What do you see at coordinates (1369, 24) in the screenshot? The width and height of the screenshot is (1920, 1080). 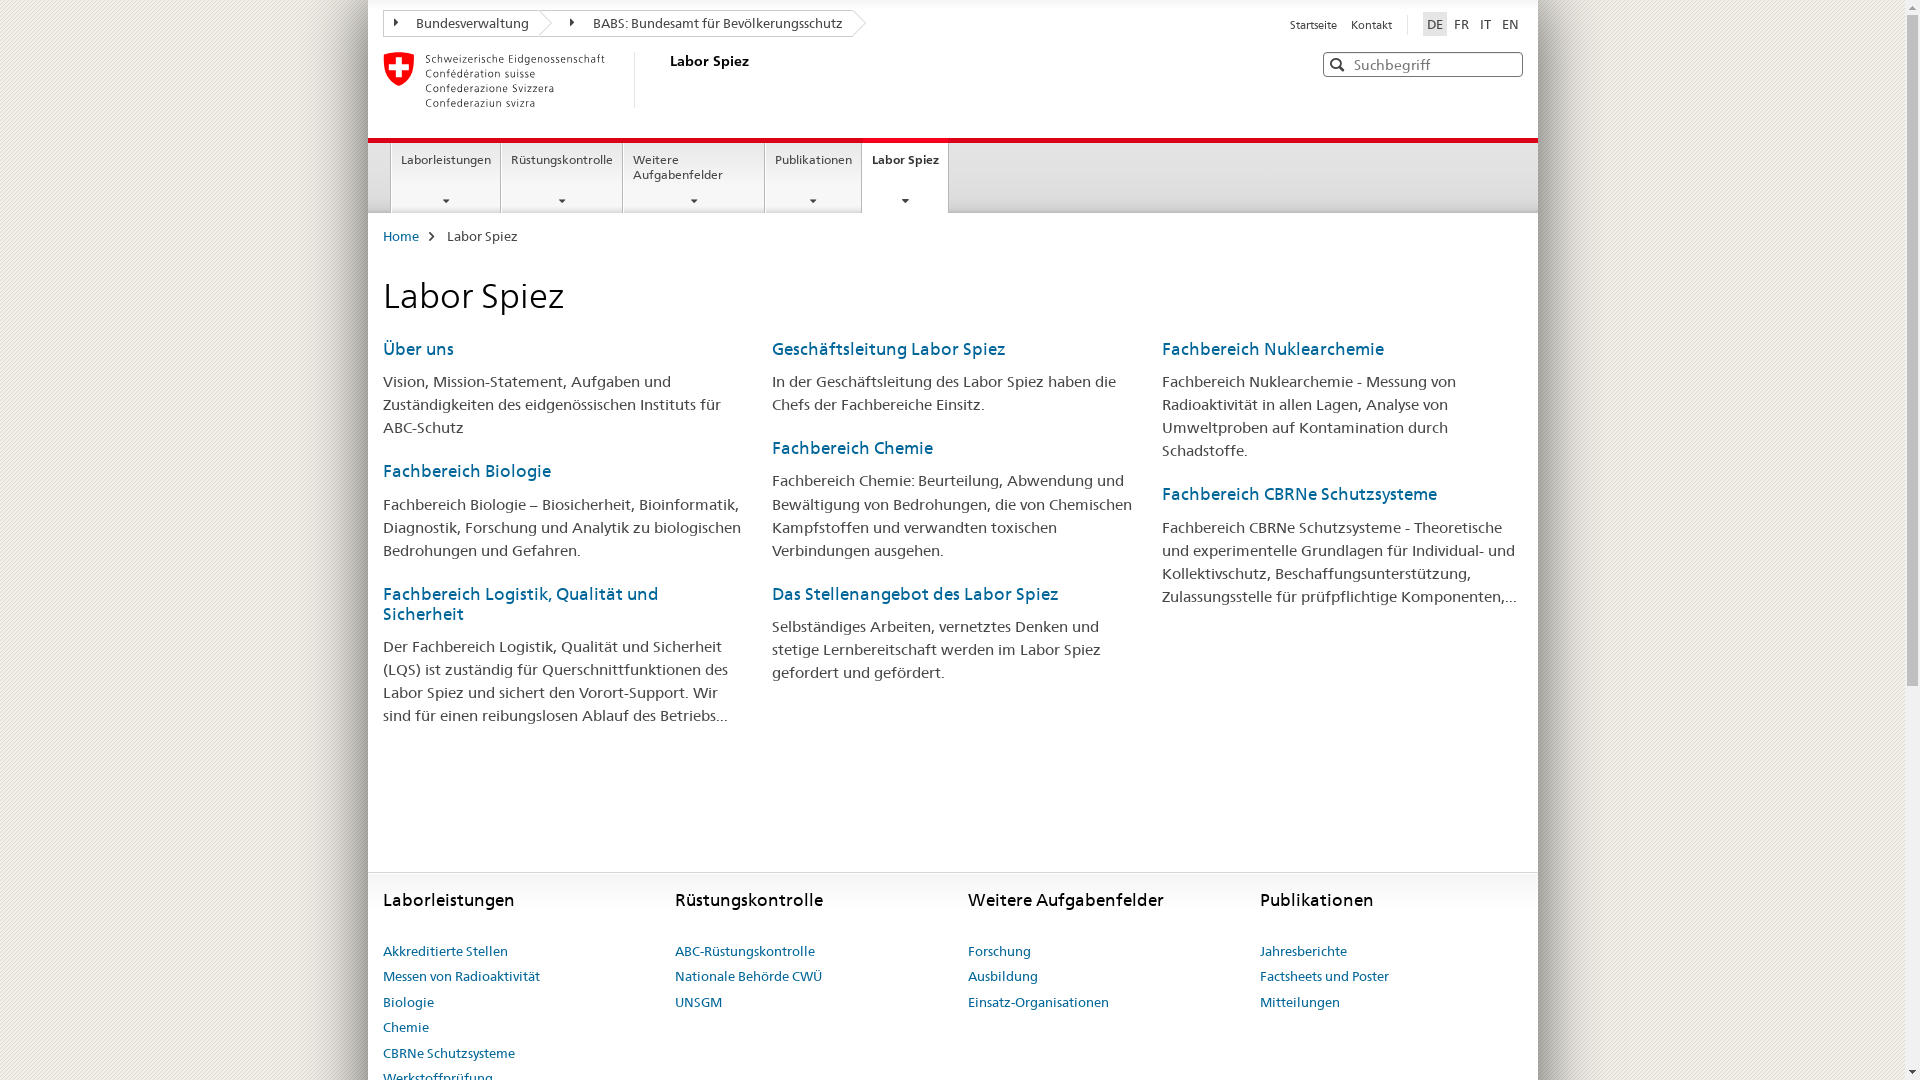 I see `'Kontakt'` at bounding box center [1369, 24].